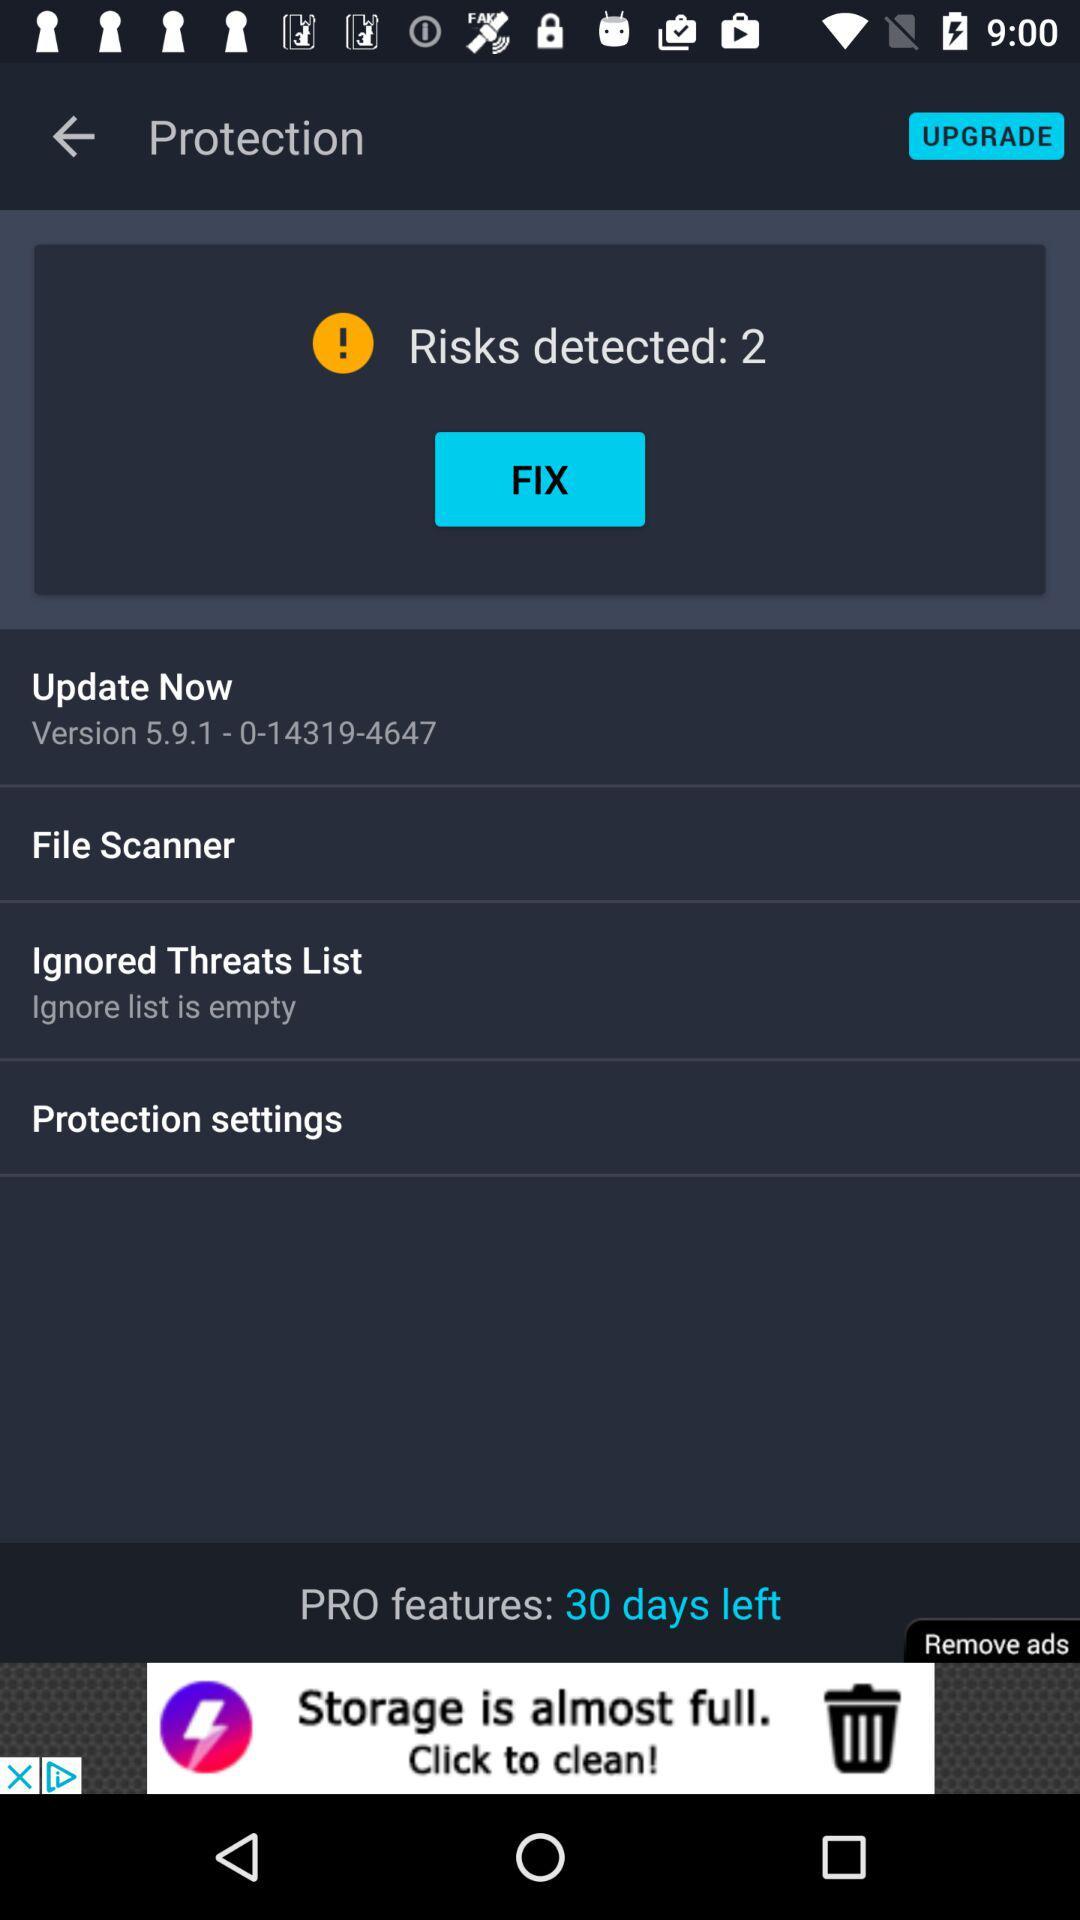 The image size is (1080, 1920). Describe the element at coordinates (540, 1727) in the screenshot. I see `click advertisement` at that location.